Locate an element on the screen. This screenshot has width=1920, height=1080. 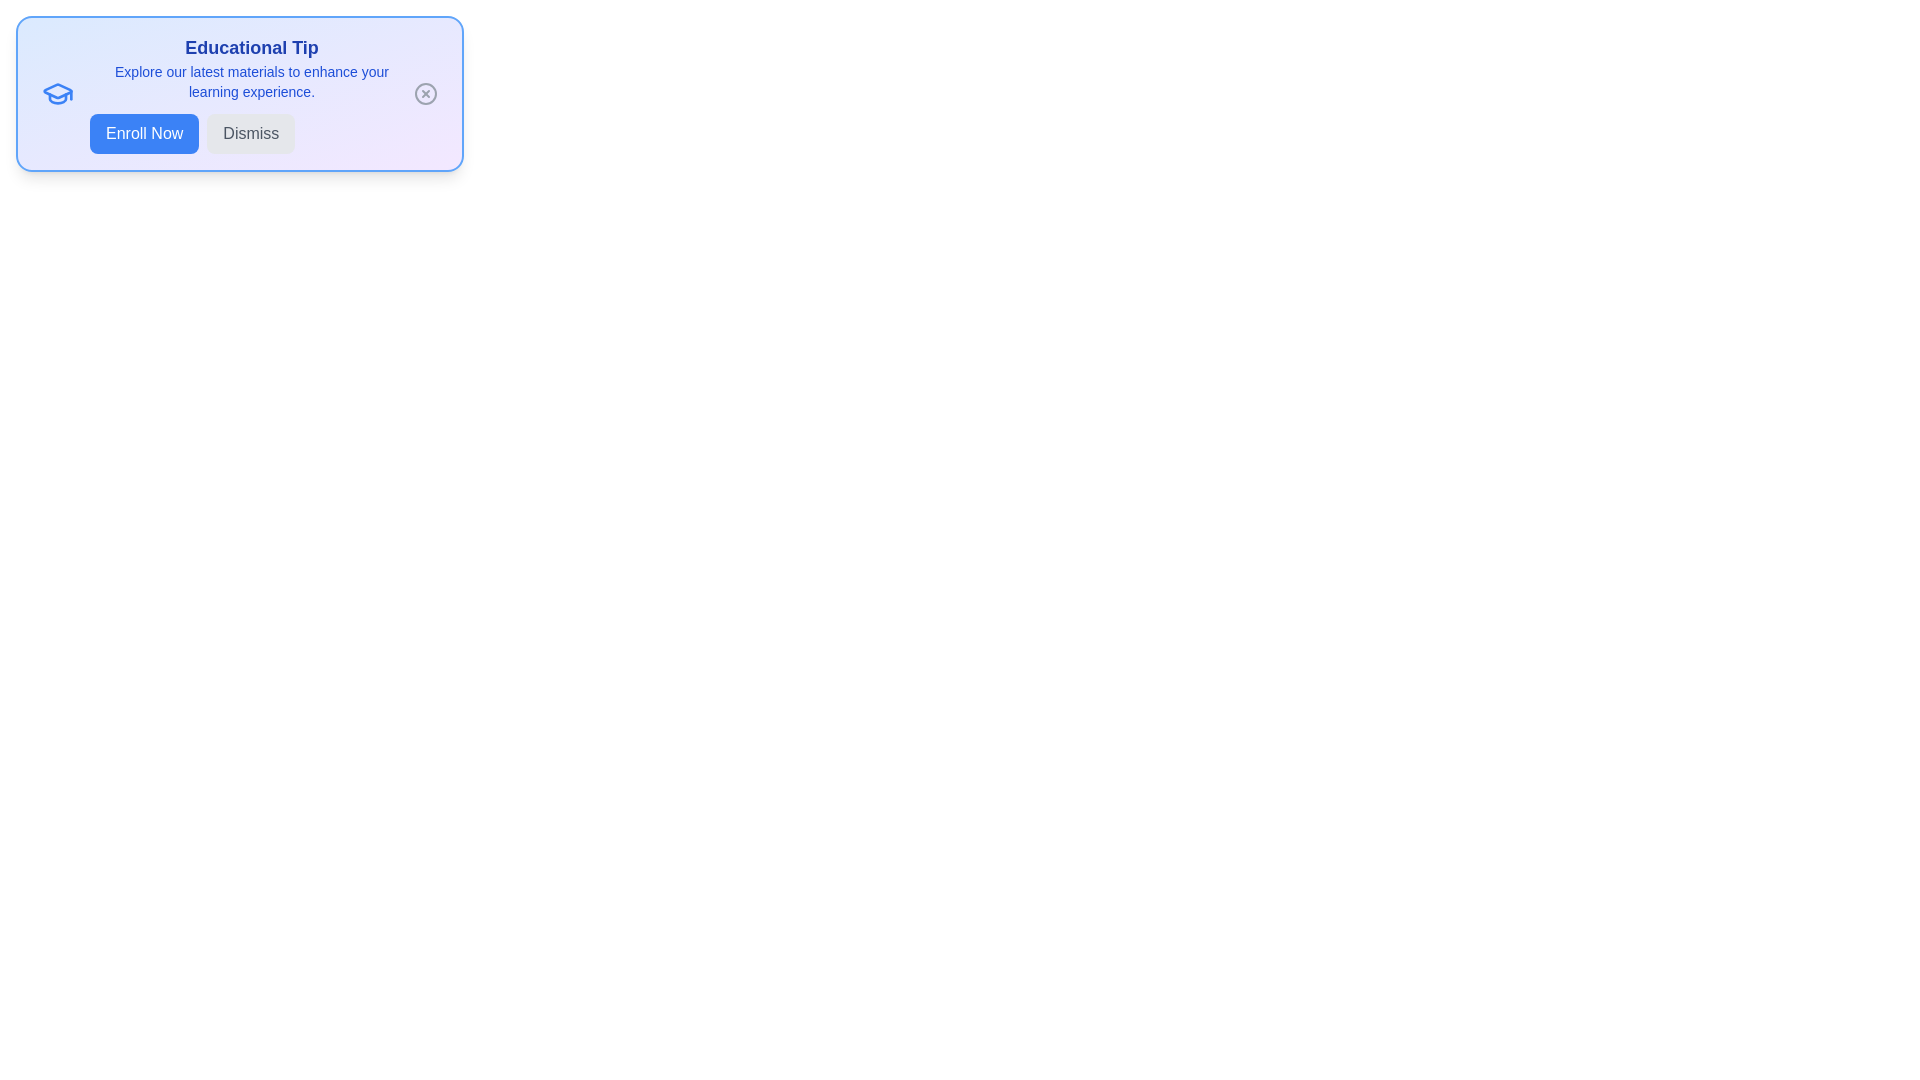
the 'Close' icon to close the alert is located at coordinates (425, 93).